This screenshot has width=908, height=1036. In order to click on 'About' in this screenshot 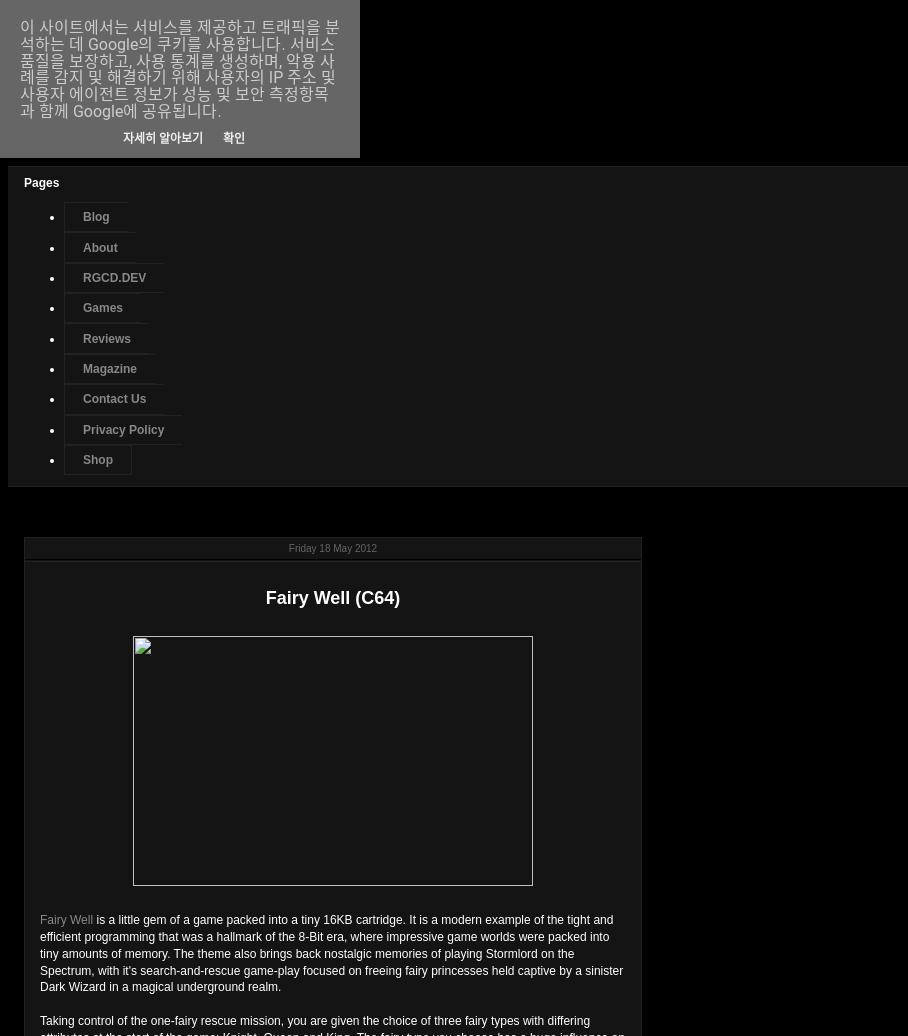, I will do `click(98, 246)`.